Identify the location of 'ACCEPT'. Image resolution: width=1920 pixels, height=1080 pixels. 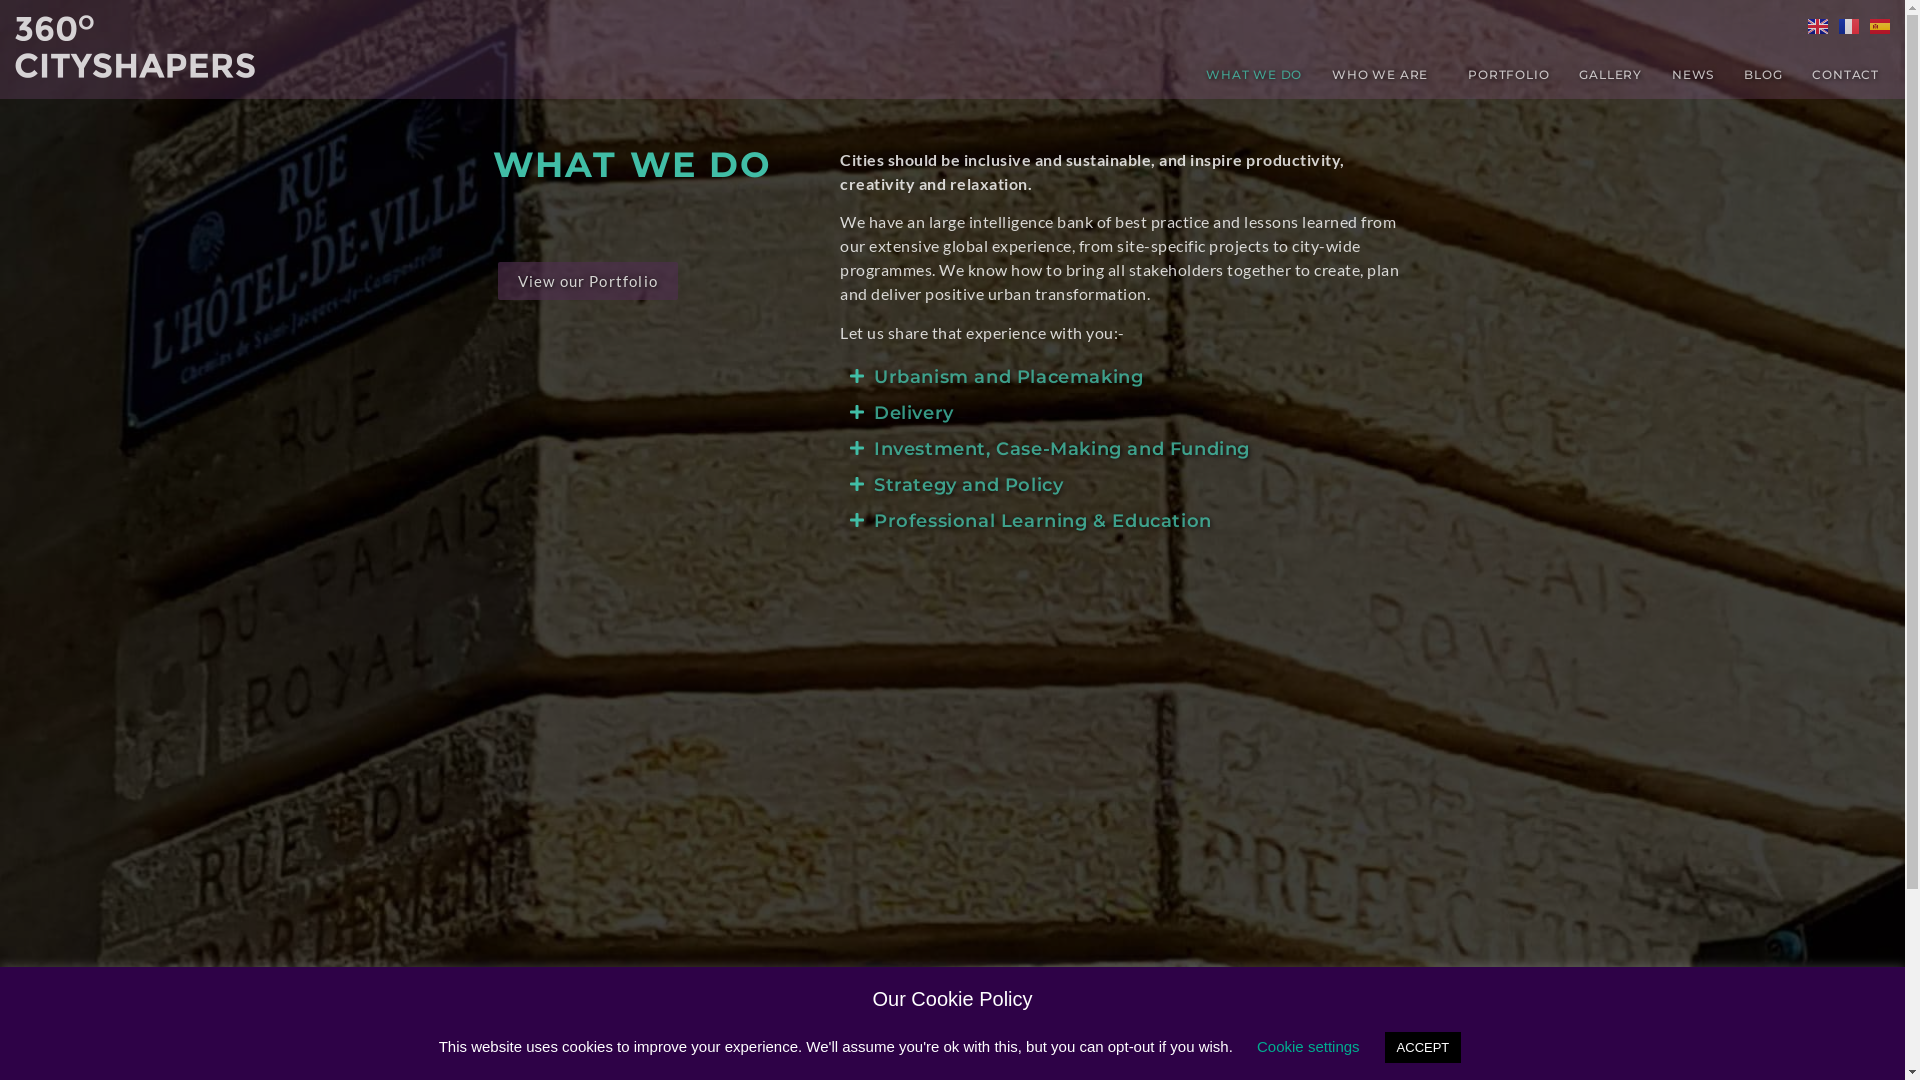
(1422, 1046).